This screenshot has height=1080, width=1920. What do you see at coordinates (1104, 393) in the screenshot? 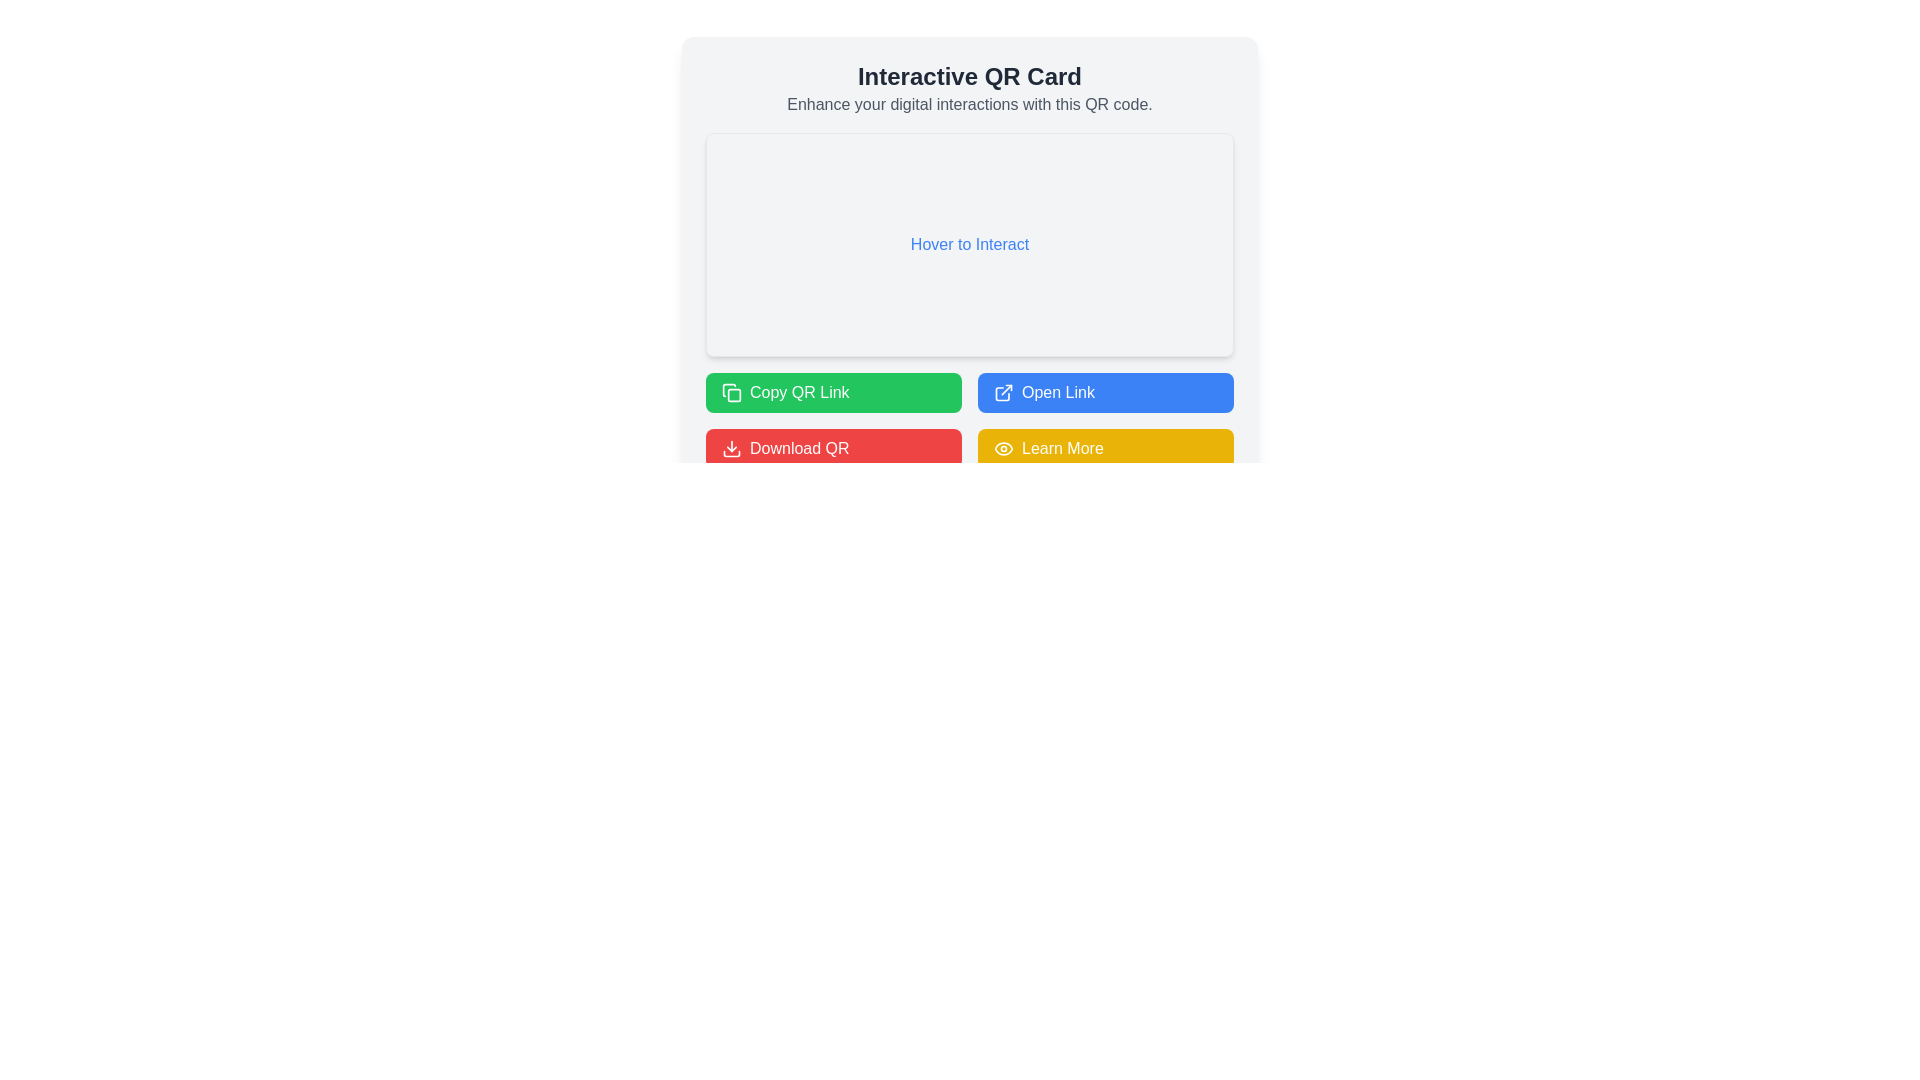
I see `the button located in the second column of the two-column grid layout, aligned with the 'Copy QR Link' button` at bounding box center [1104, 393].